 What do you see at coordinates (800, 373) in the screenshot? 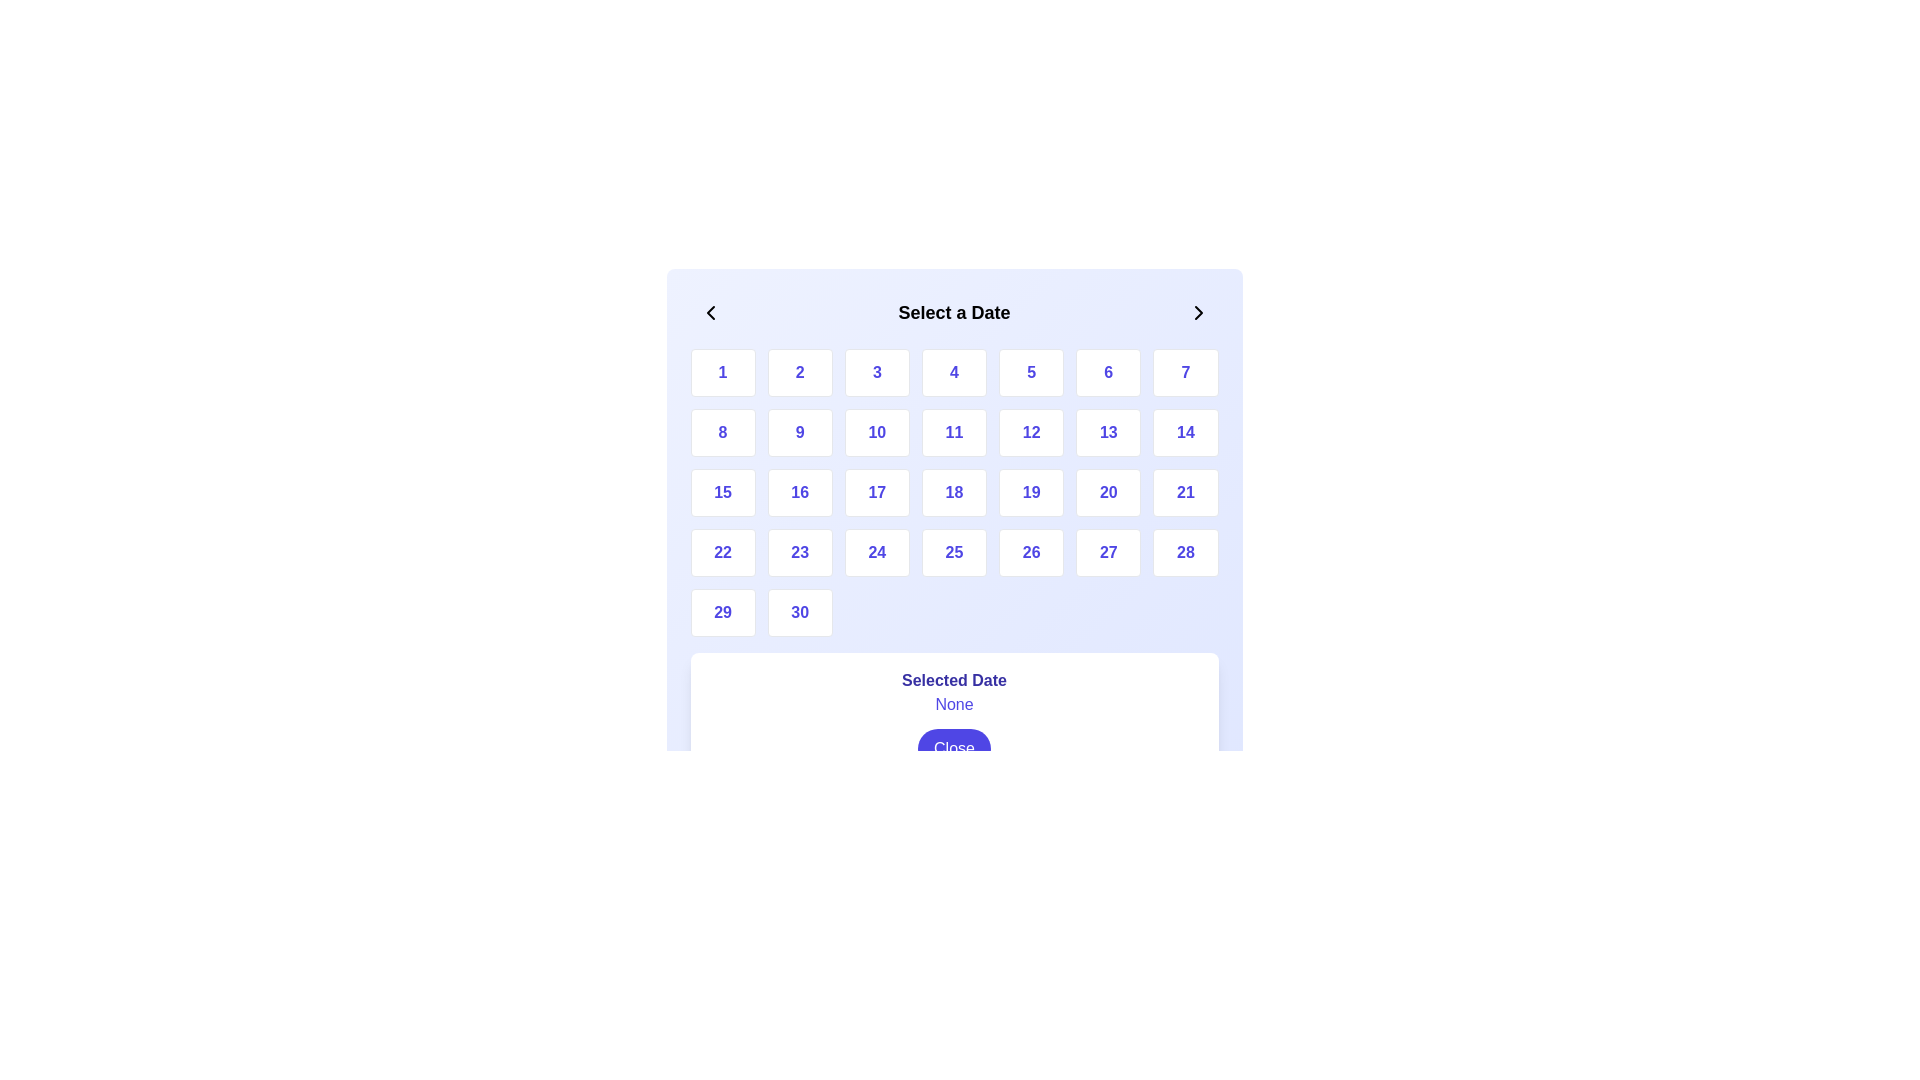
I see `the rounded rectangular button labeled '2'` at bounding box center [800, 373].